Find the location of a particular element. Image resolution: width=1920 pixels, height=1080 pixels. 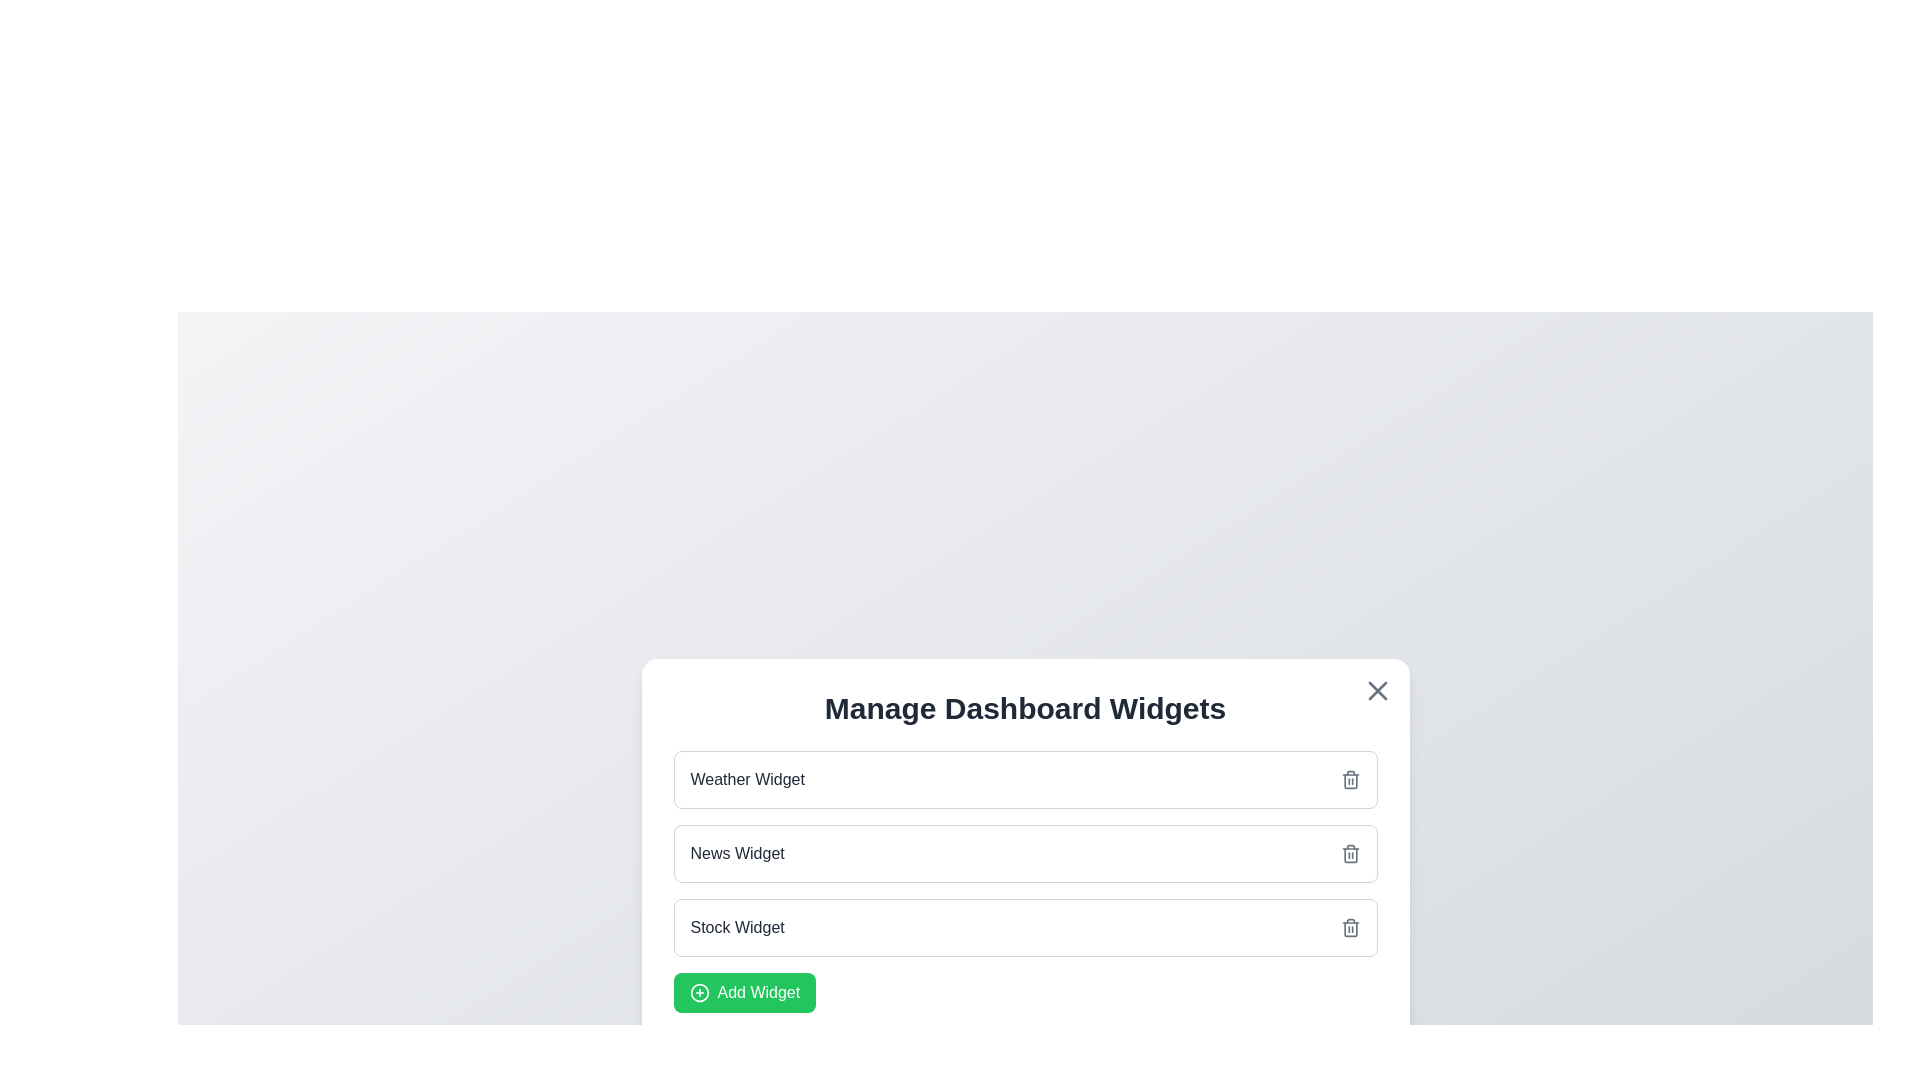

the delete button for the widget named News Widget is located at coordinates (1350, 853).